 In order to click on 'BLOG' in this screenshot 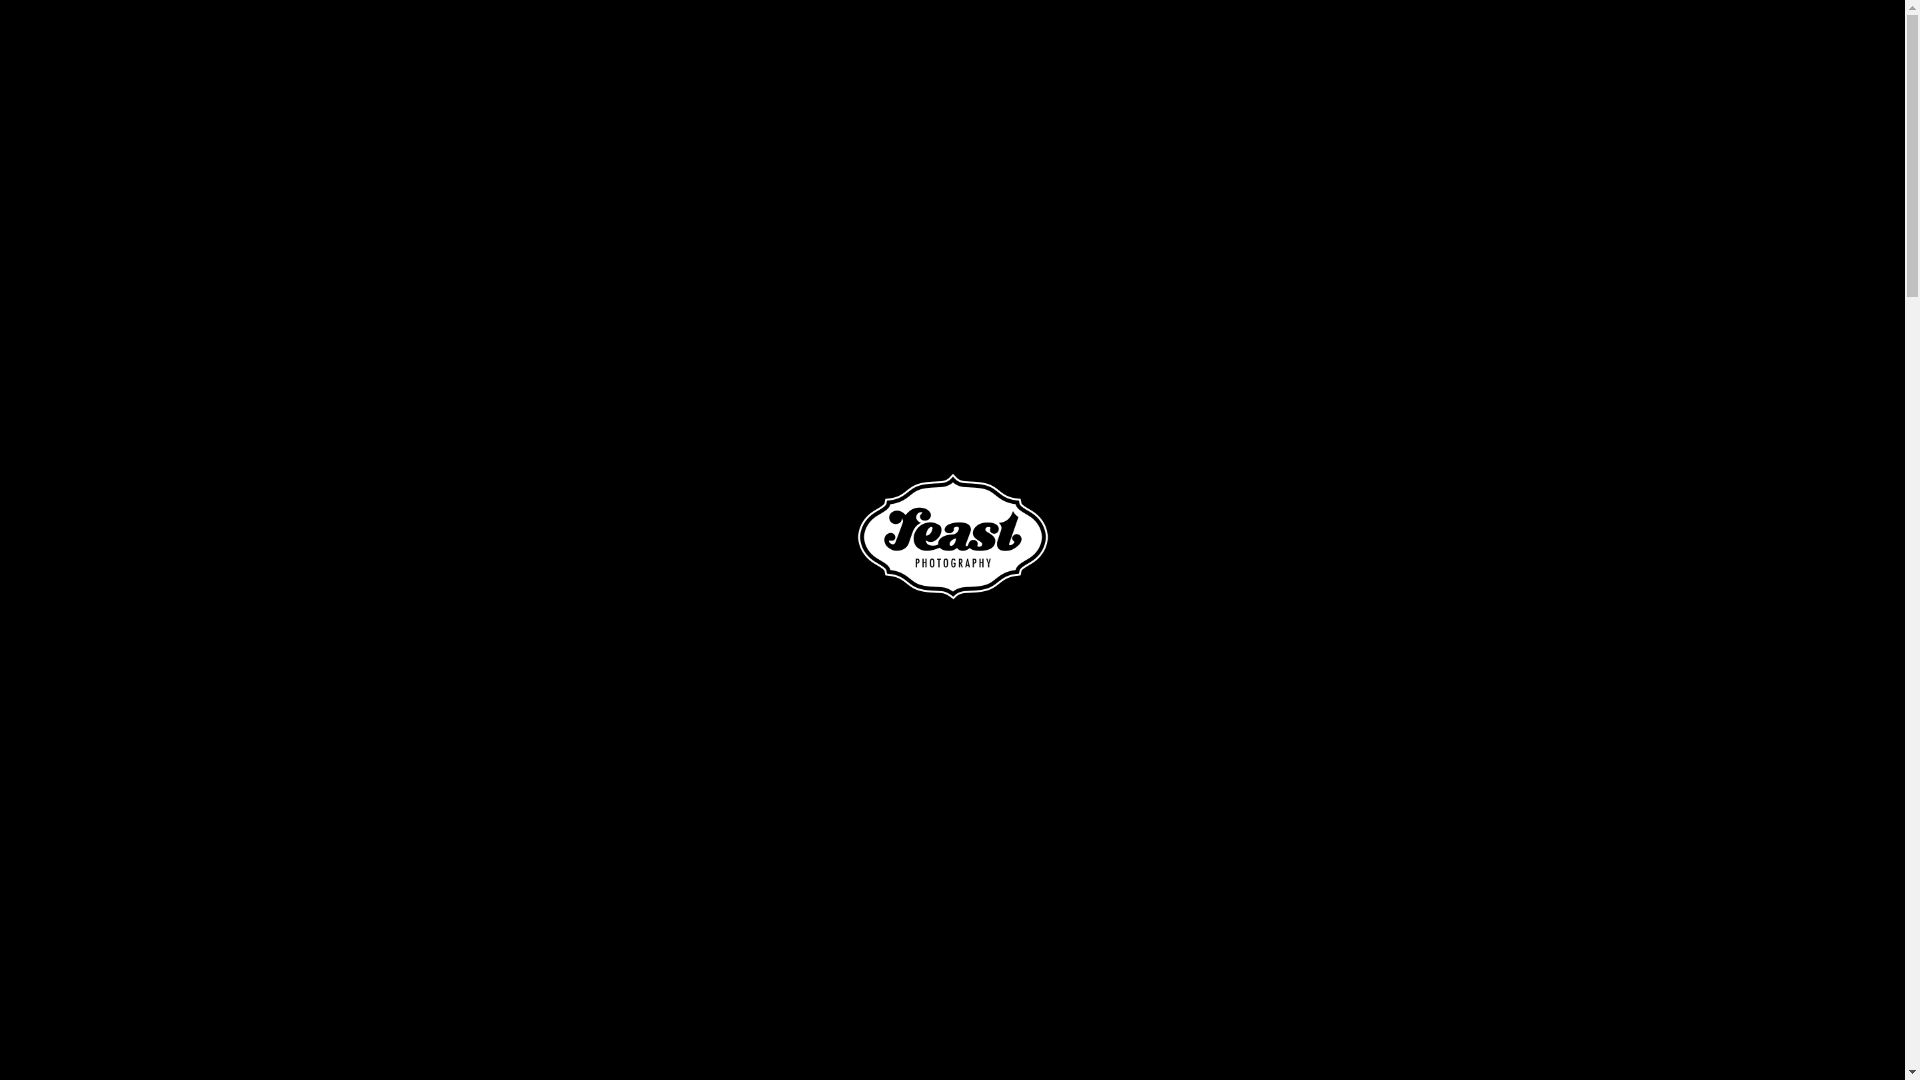, I will do `click(1678, 49)`.